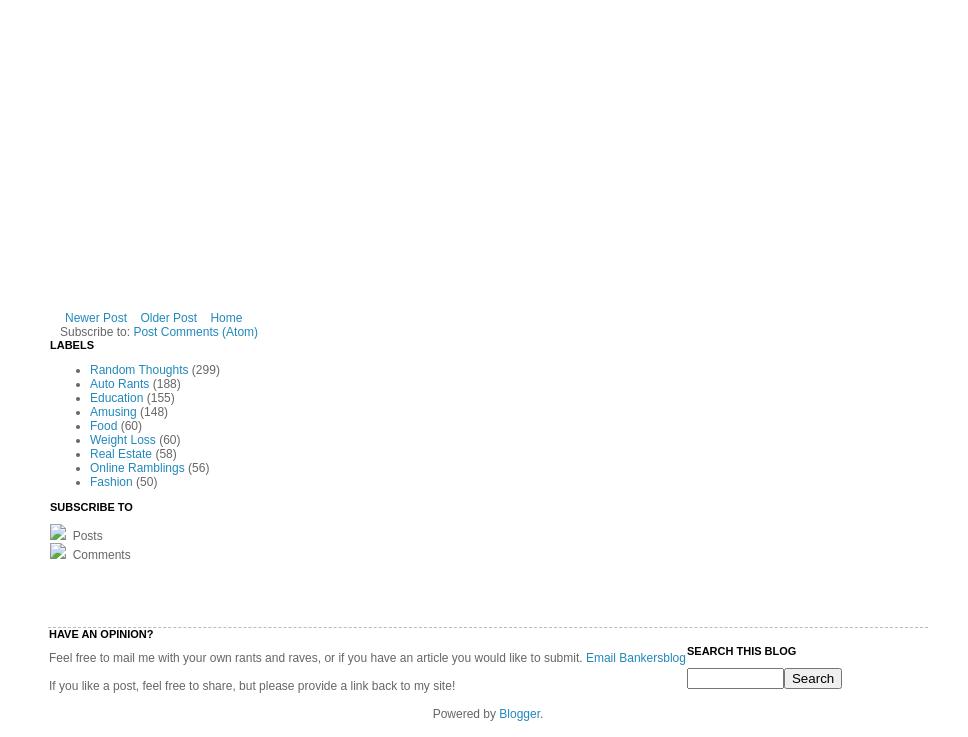 This screenshot has height=737, width=968. Describe the element at coordinates (540, 712) in the screenshot. I see `'.'` at that location.